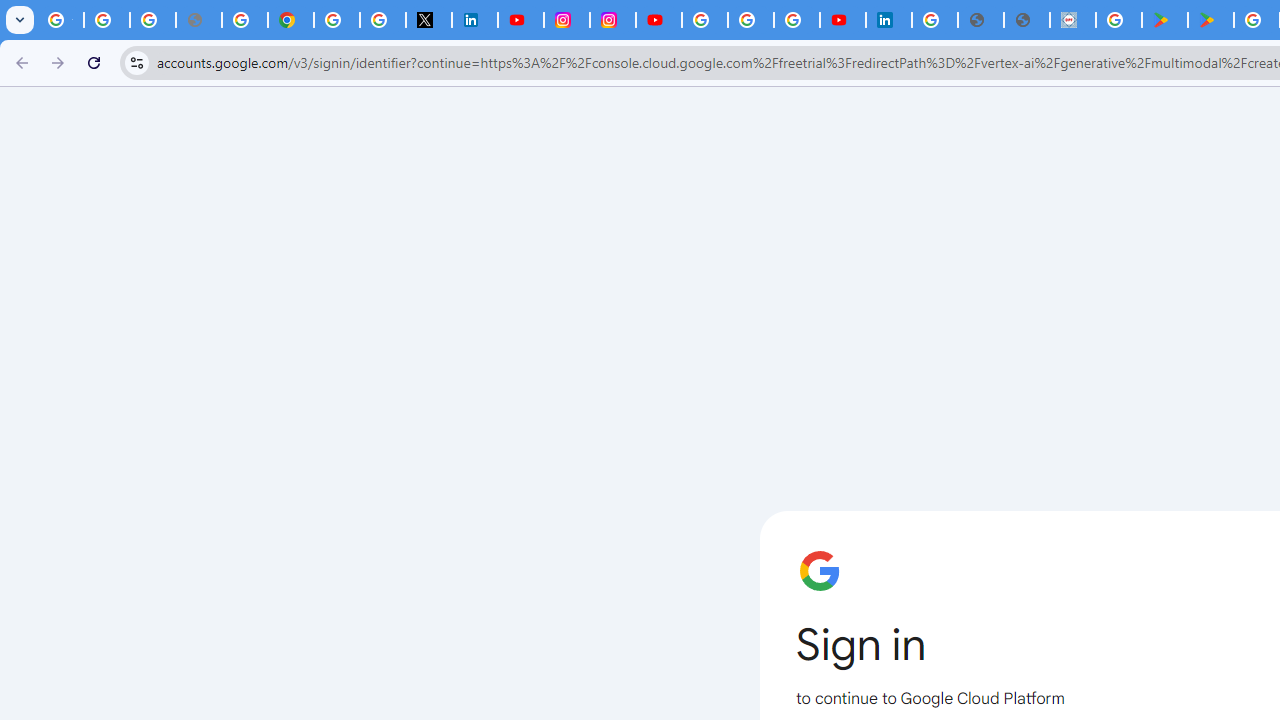  I want to click on 'Privacy Help Center - Policies Help', so click(243, 20).